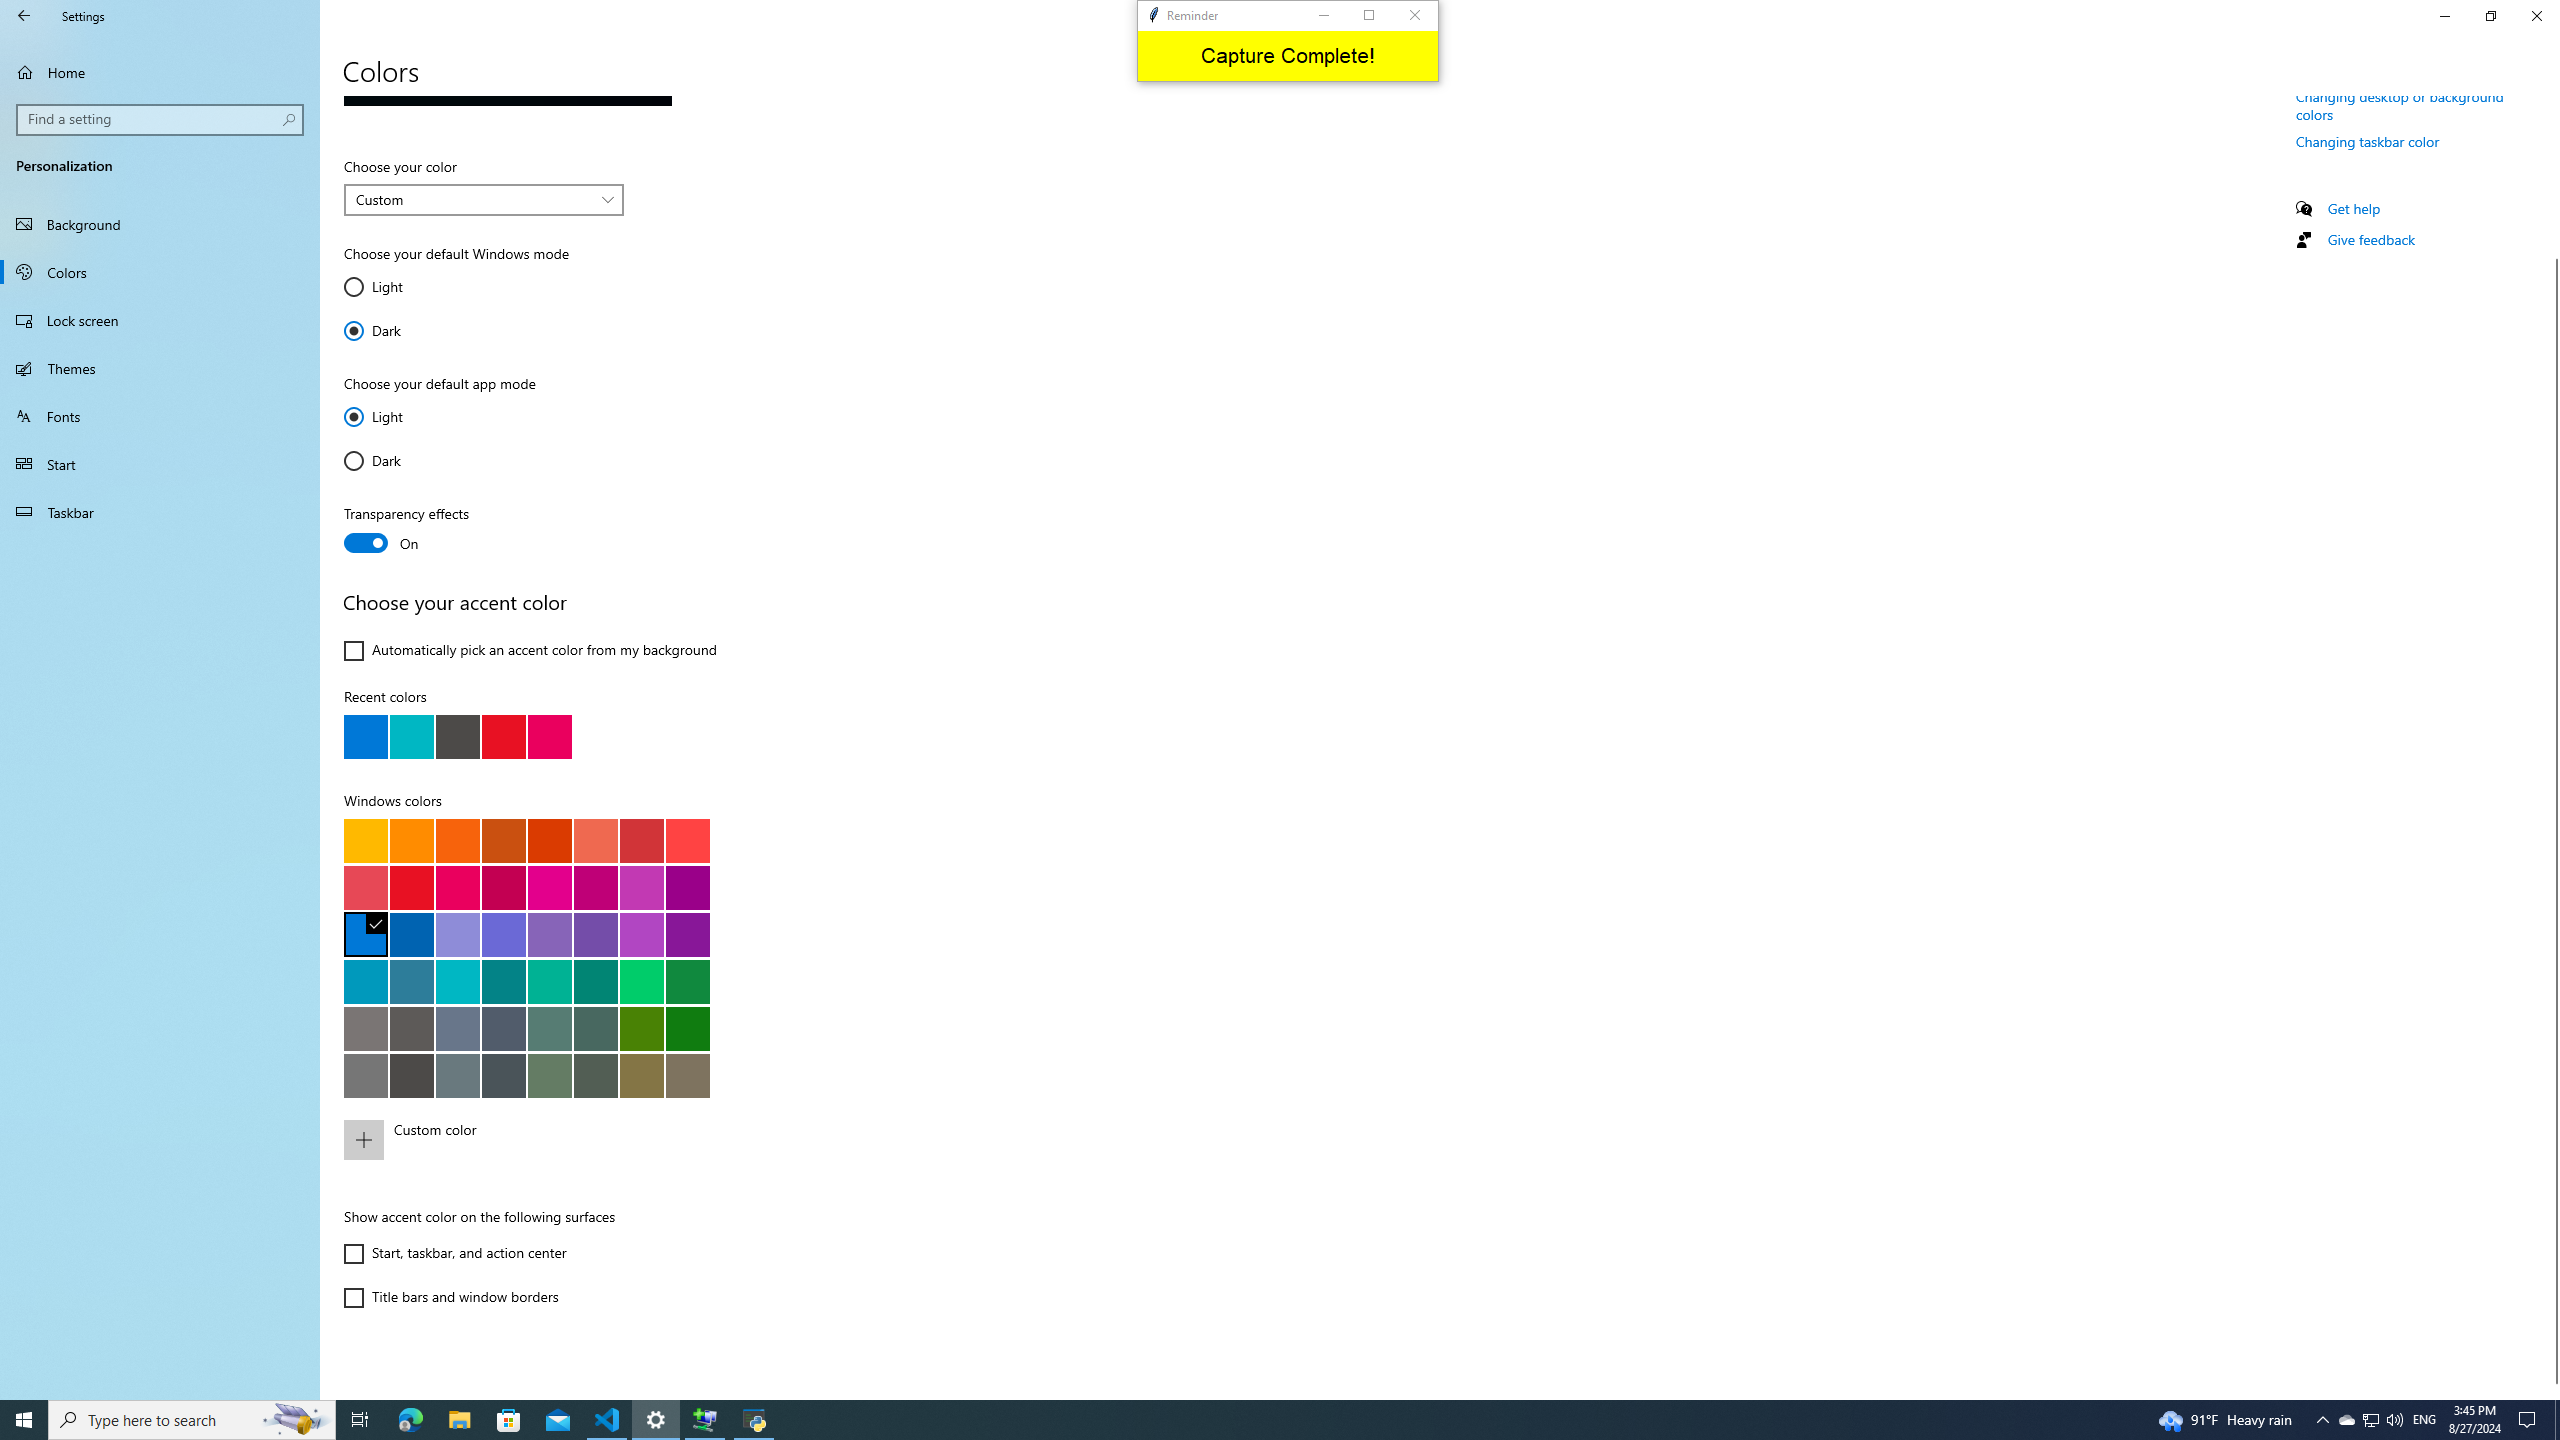 The image size is (2560, 1440). I want to click on 'Iris Spring', so click(595, 934).